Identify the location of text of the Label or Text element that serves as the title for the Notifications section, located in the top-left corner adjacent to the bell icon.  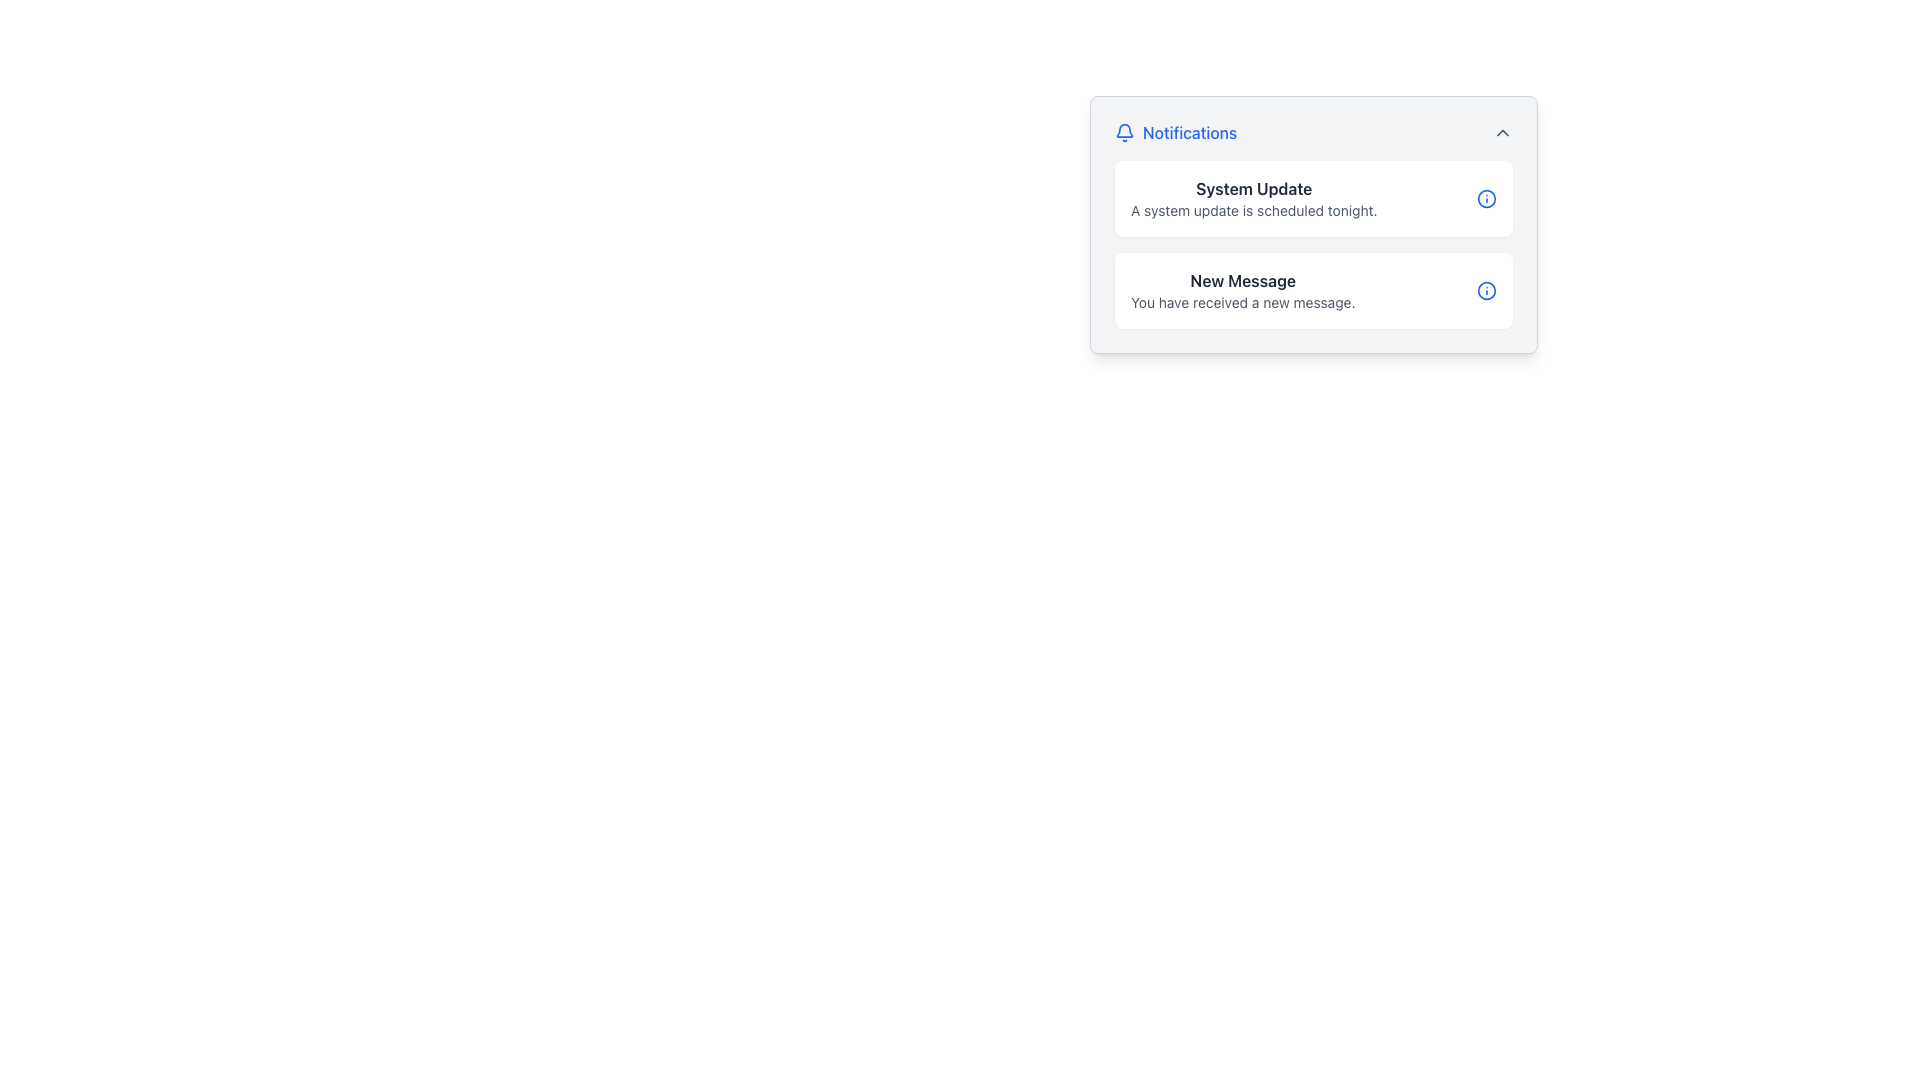
(1176, 132).